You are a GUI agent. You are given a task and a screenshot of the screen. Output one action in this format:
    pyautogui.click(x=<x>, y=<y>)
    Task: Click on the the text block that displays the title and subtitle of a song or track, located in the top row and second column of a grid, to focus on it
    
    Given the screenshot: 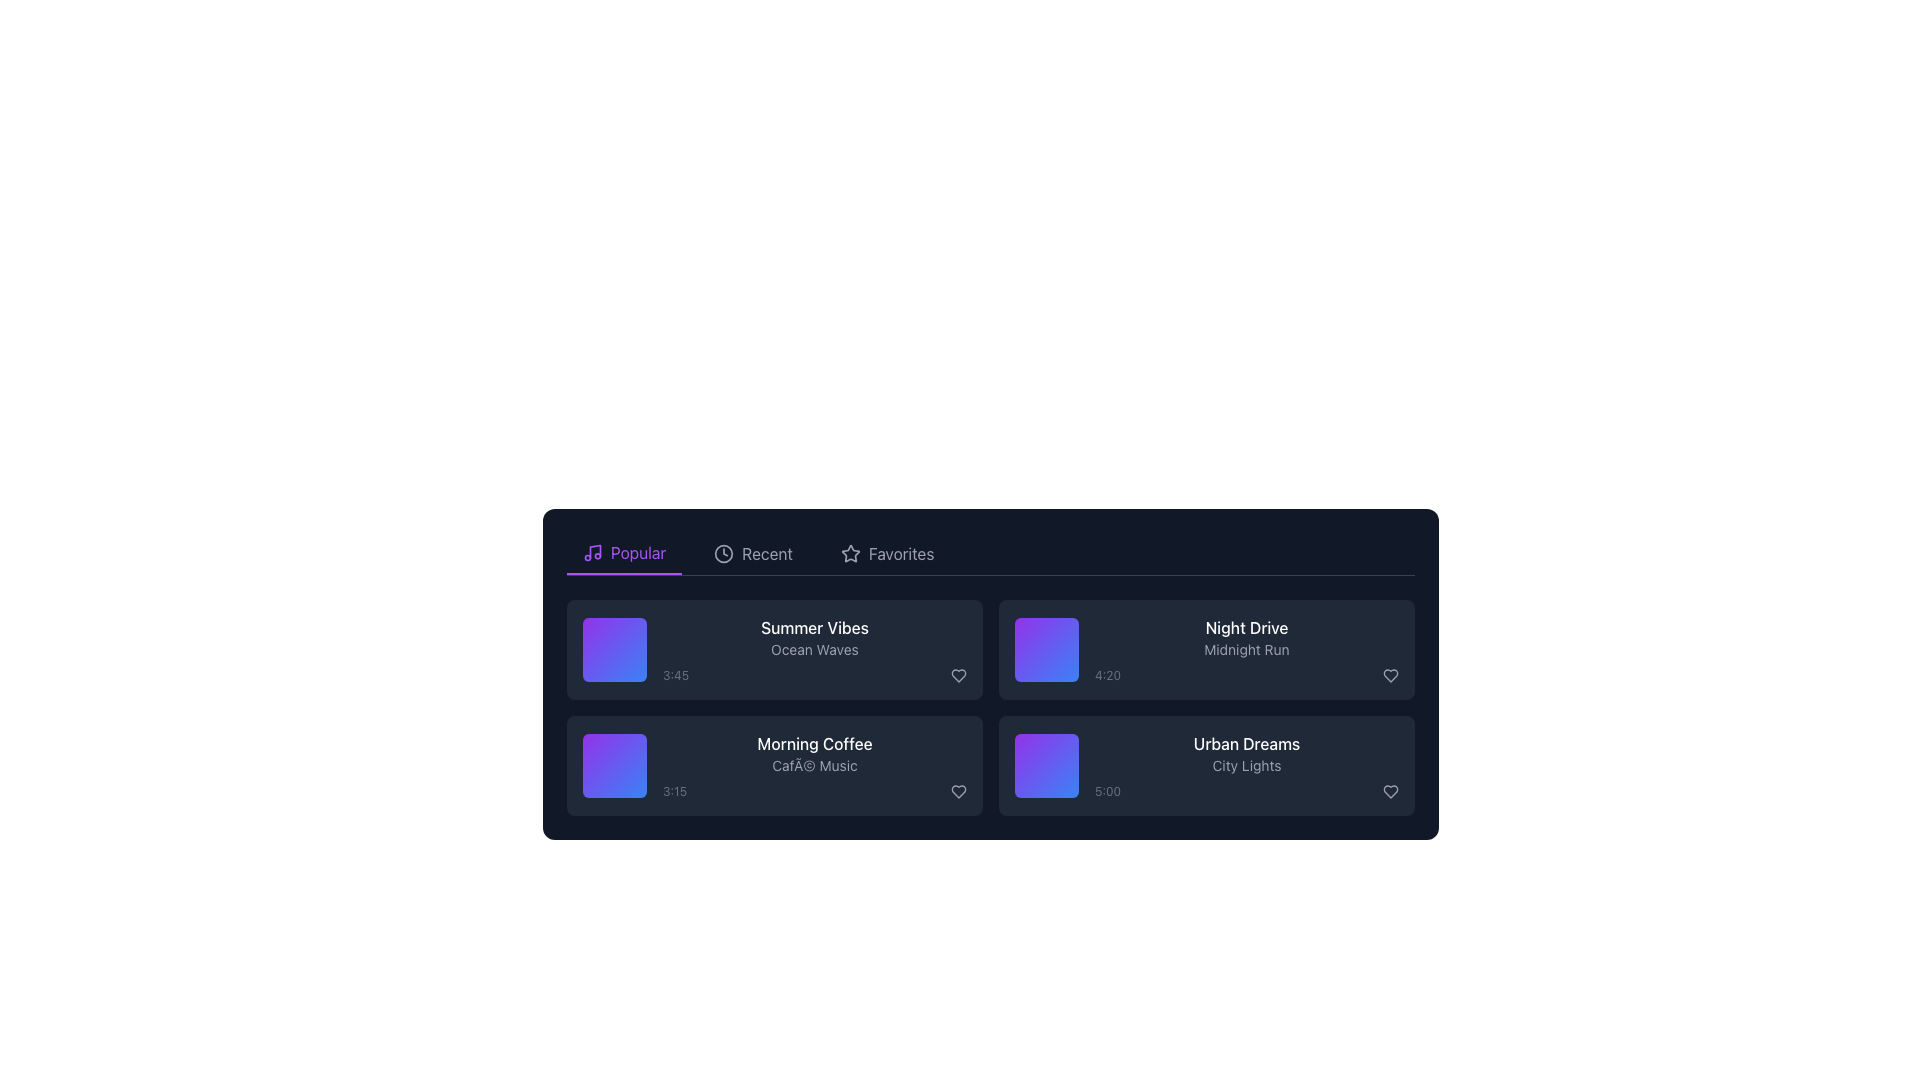 What is the action you would take?
    pyautogui.click(x=815, y=650)
    